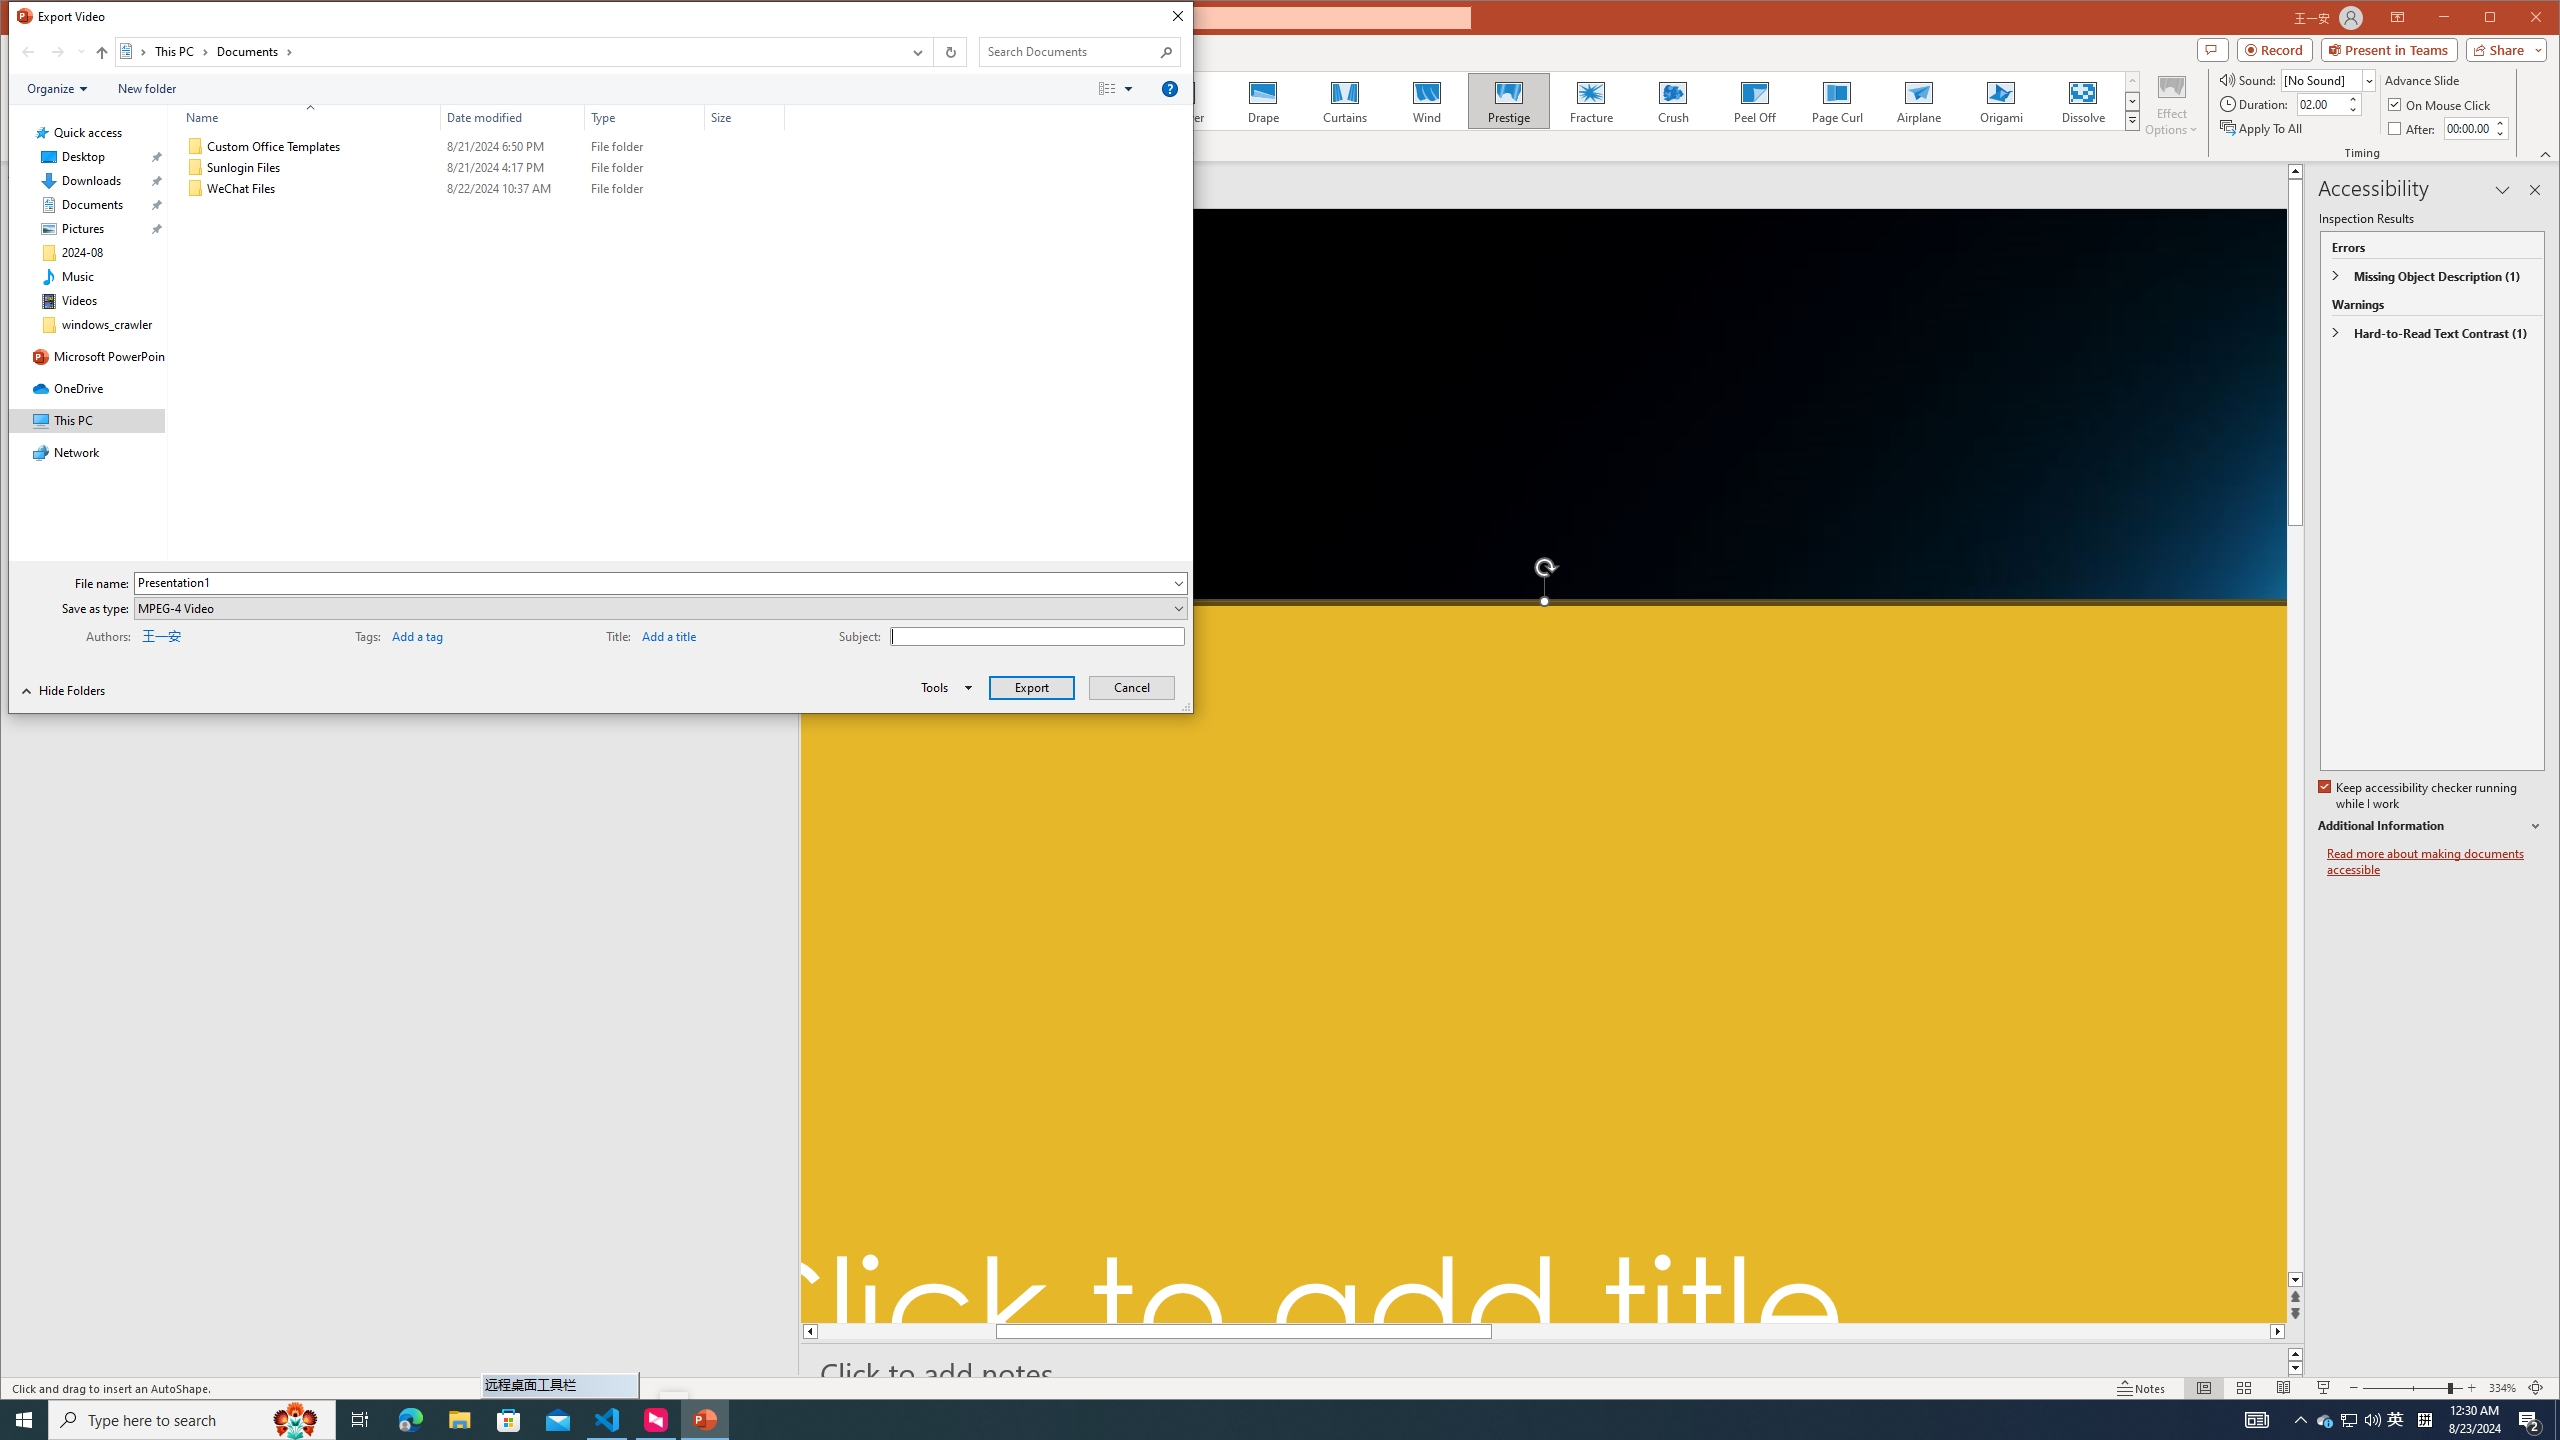  What do you see at coordinates (57, 51) in the screenshot?
I see `'Forward (Alt + Right Arrow)'` at bounding box center [57, 51].